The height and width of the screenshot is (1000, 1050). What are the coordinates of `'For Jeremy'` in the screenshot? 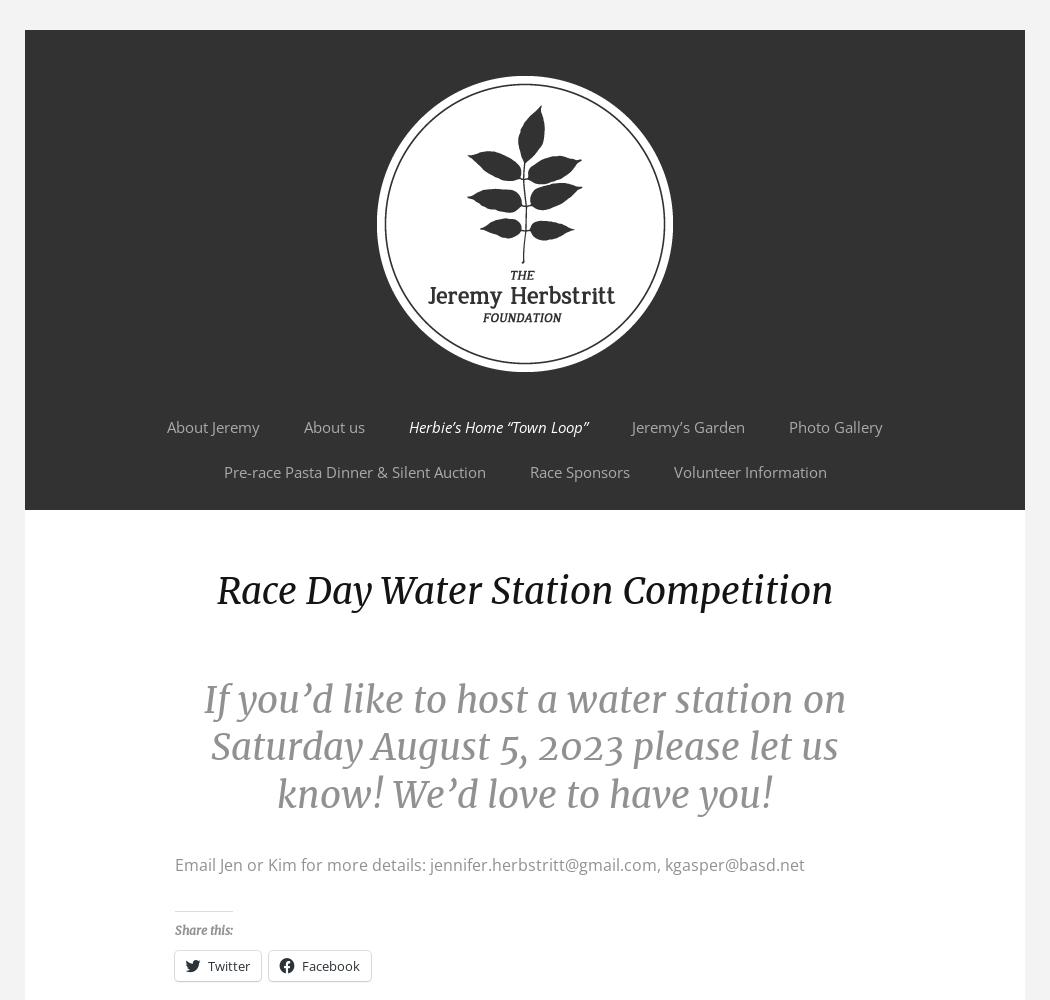 It's located at (82, 83).